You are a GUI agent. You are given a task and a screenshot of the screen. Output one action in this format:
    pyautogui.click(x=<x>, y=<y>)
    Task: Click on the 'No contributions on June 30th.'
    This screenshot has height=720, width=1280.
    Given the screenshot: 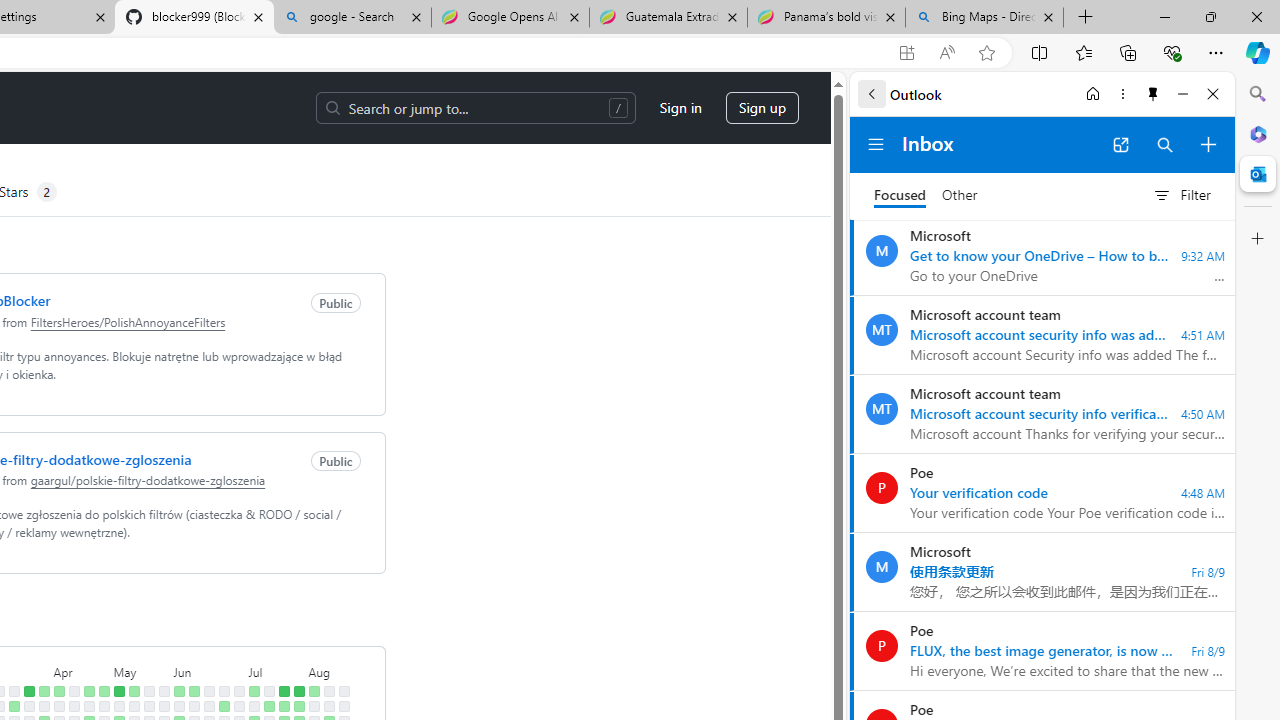 What is the action you would take?
    pyautogui.click(x=238, y=690)
    